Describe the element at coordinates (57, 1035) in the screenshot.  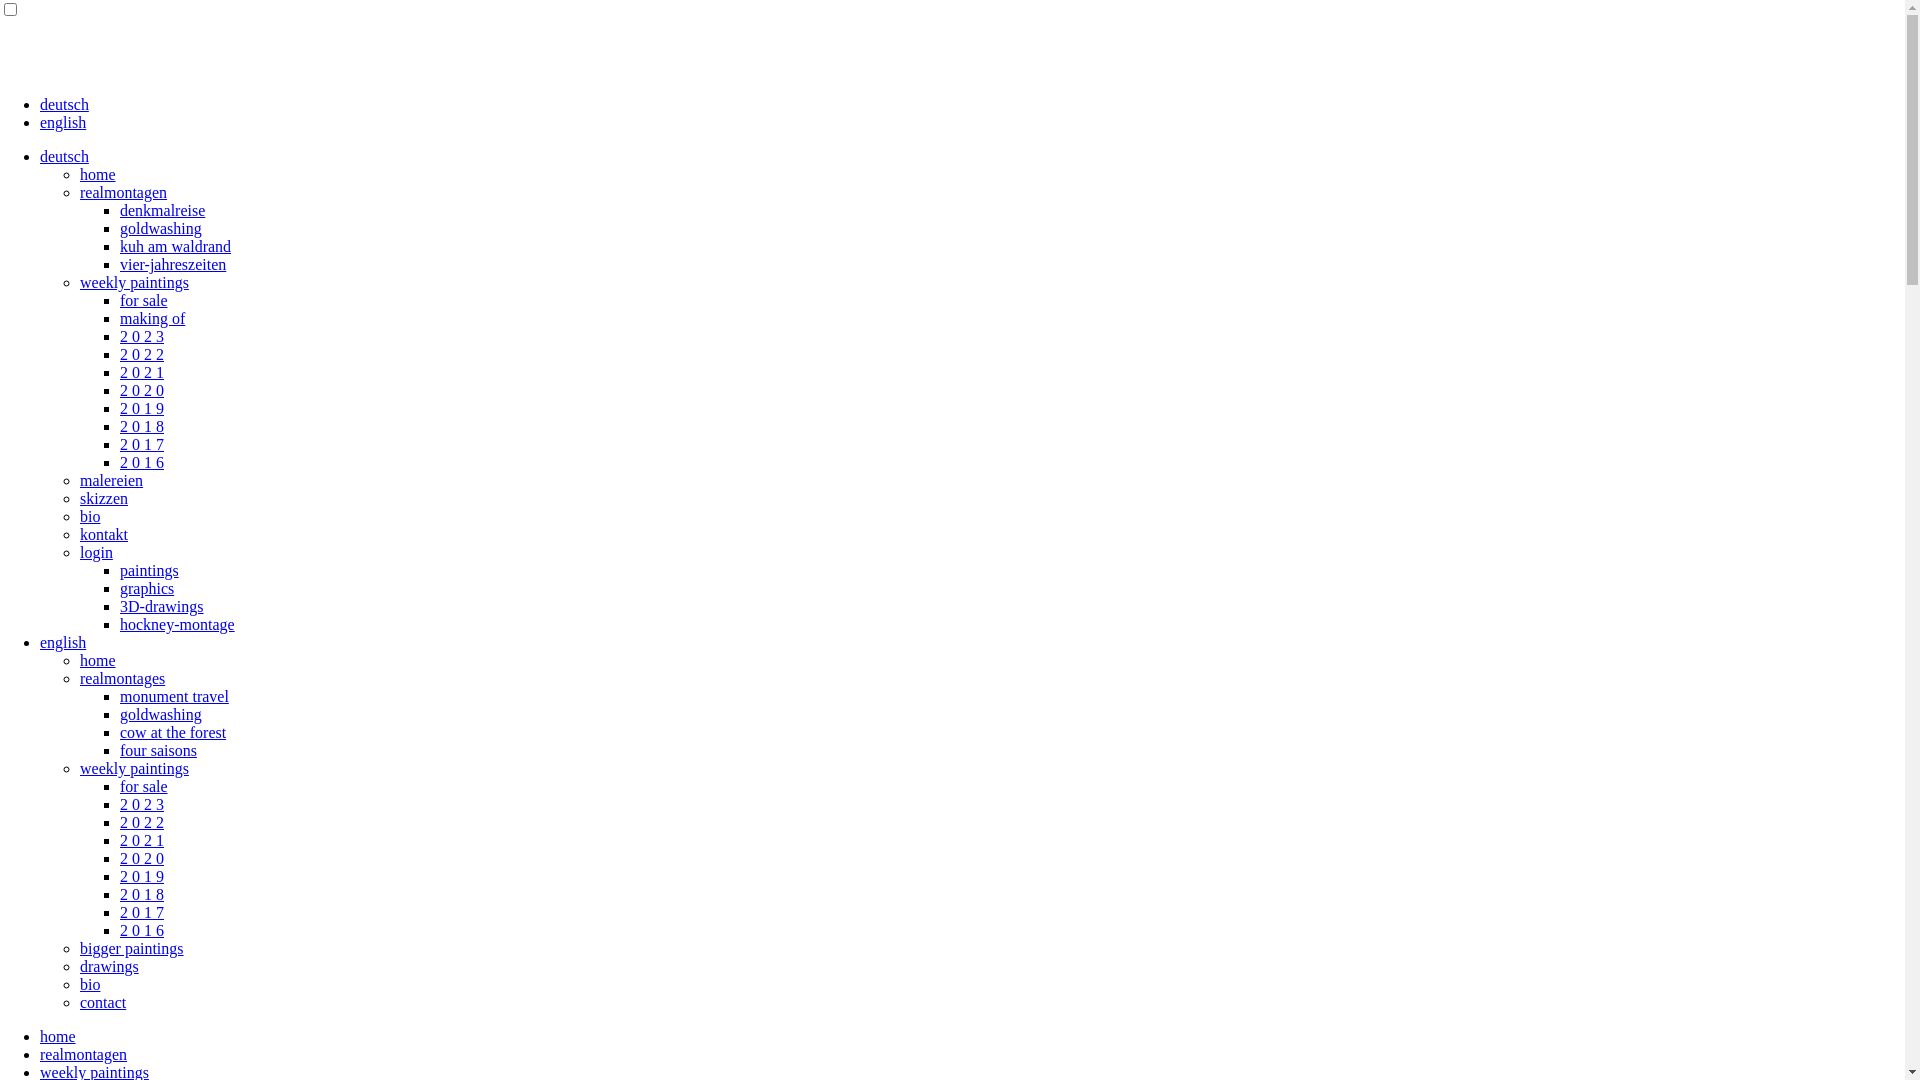
I see `'home'` at that location.